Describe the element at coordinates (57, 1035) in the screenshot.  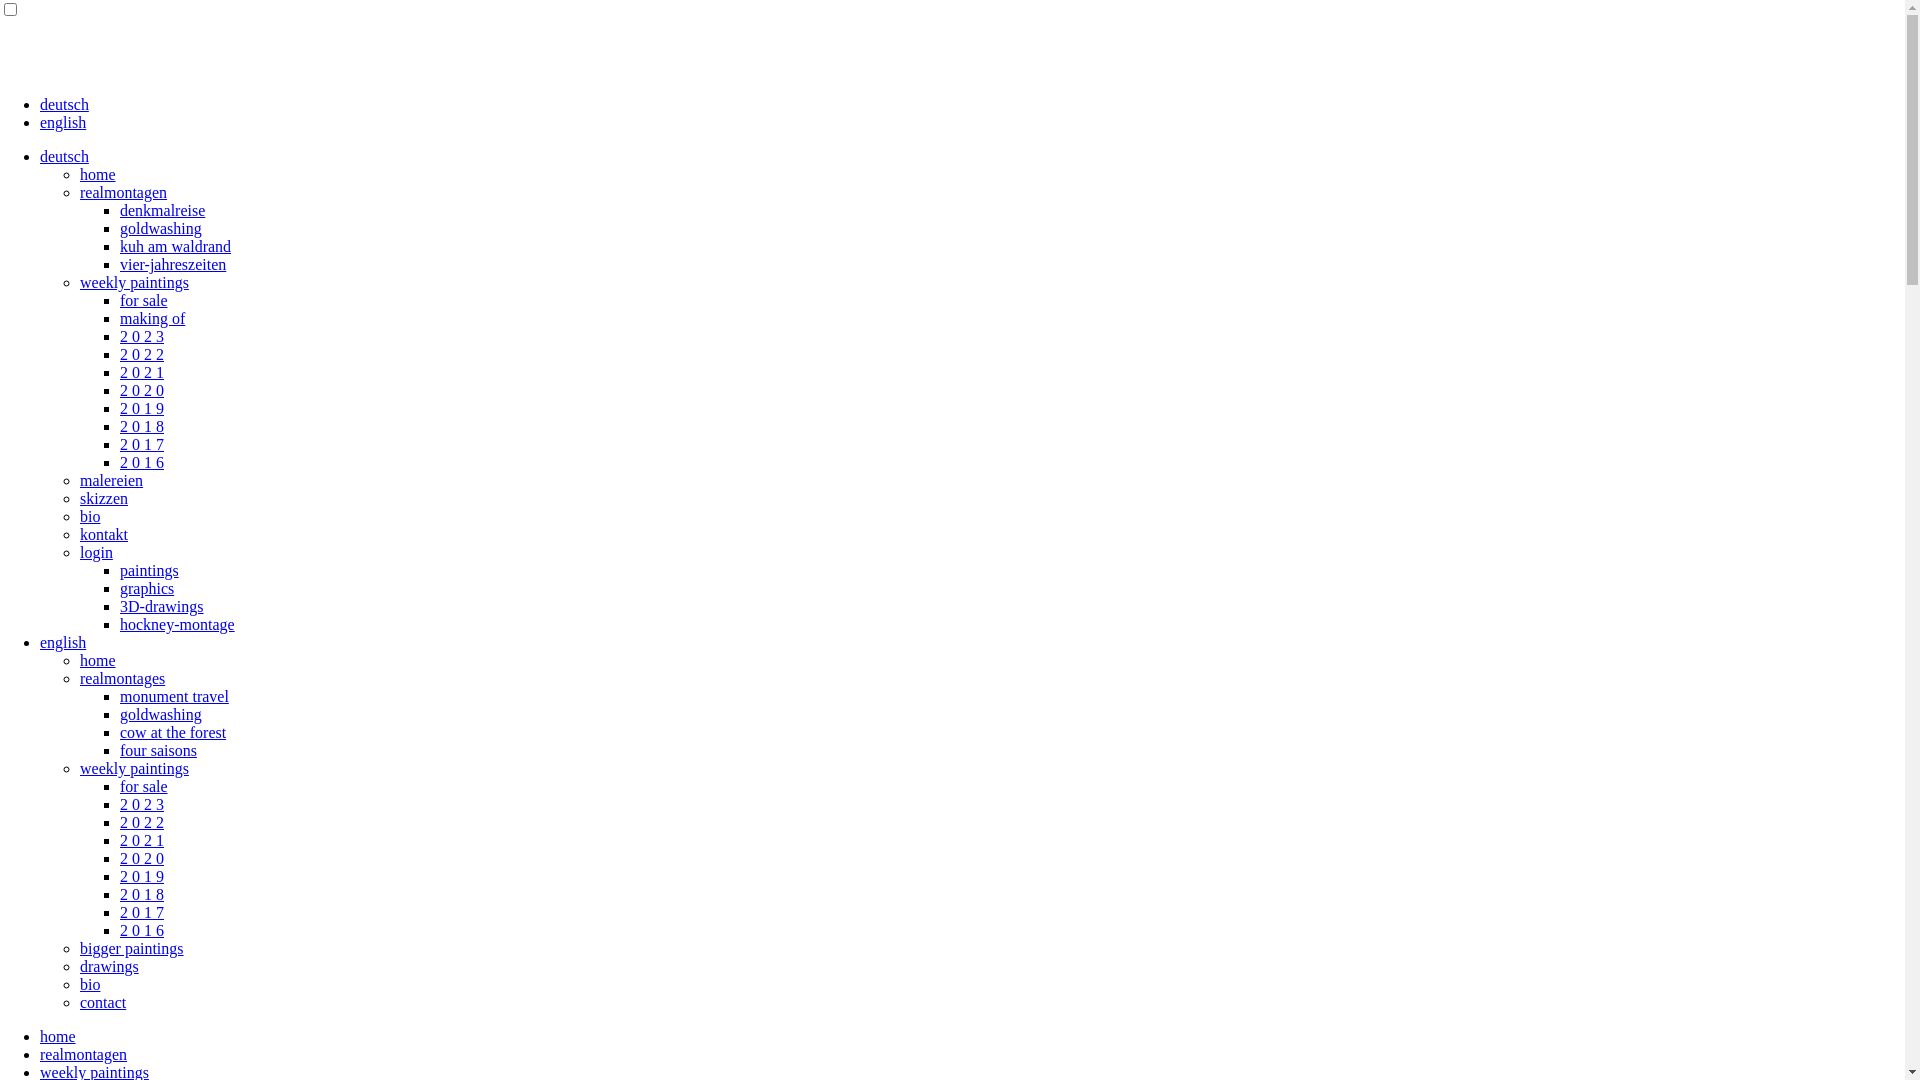
I see `'home'` at that location.